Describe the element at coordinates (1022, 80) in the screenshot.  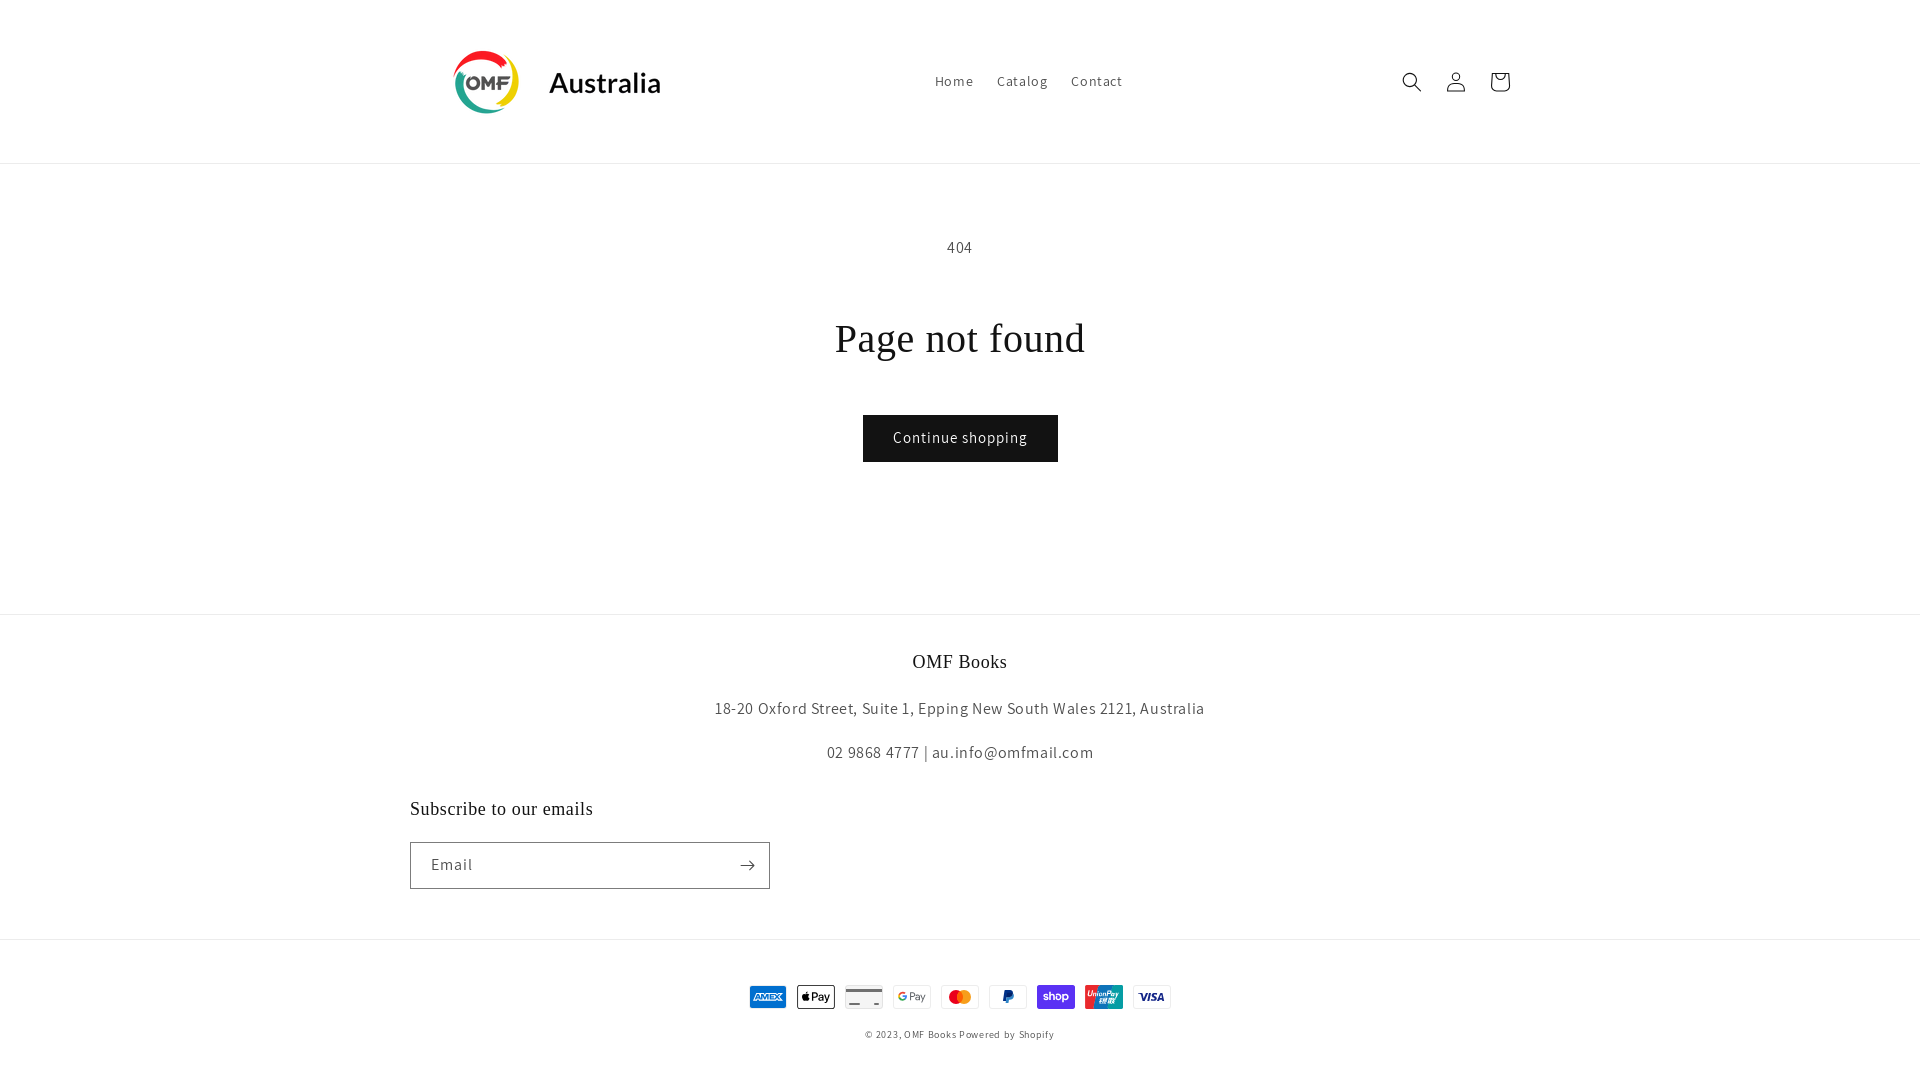
I see `'Catalog'` at that location.